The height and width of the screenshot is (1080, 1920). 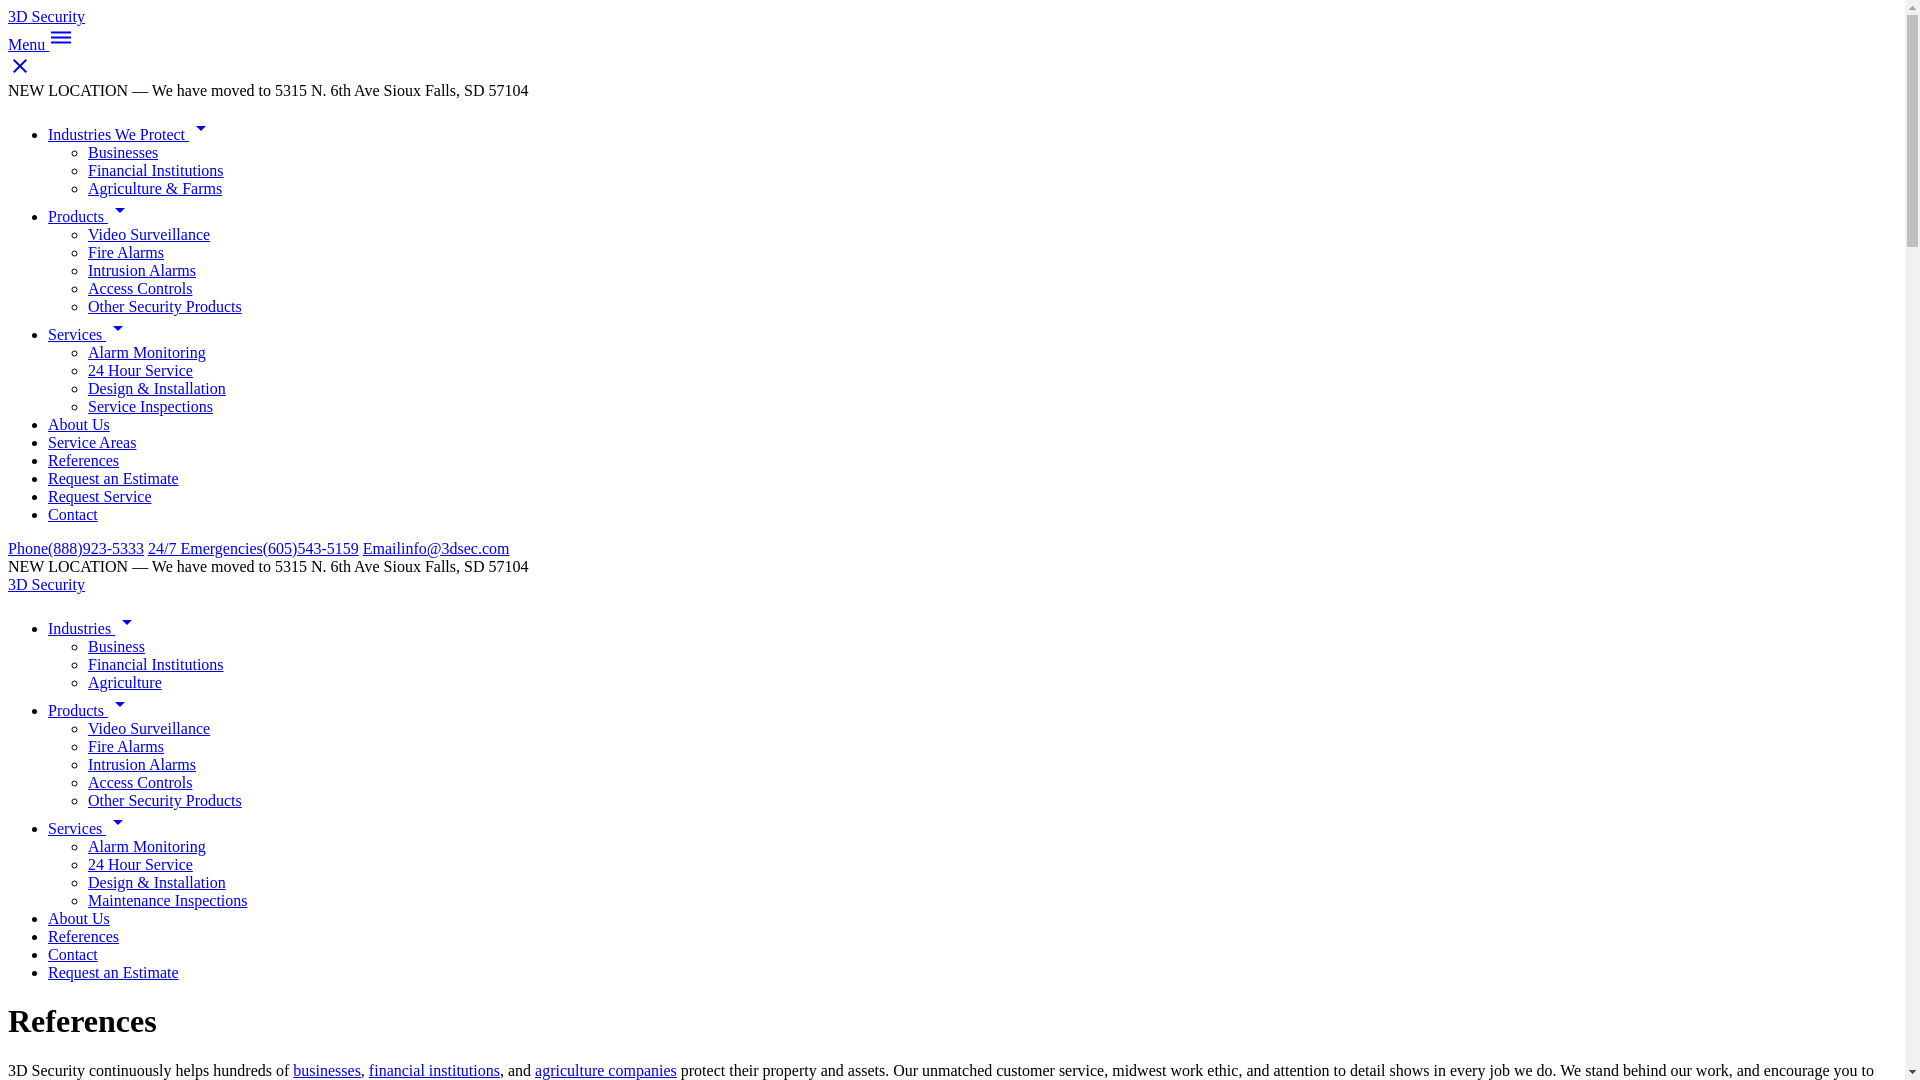 I want to click on '24/7 Emergencies(605)543-5159', so click(x=252, y=548).